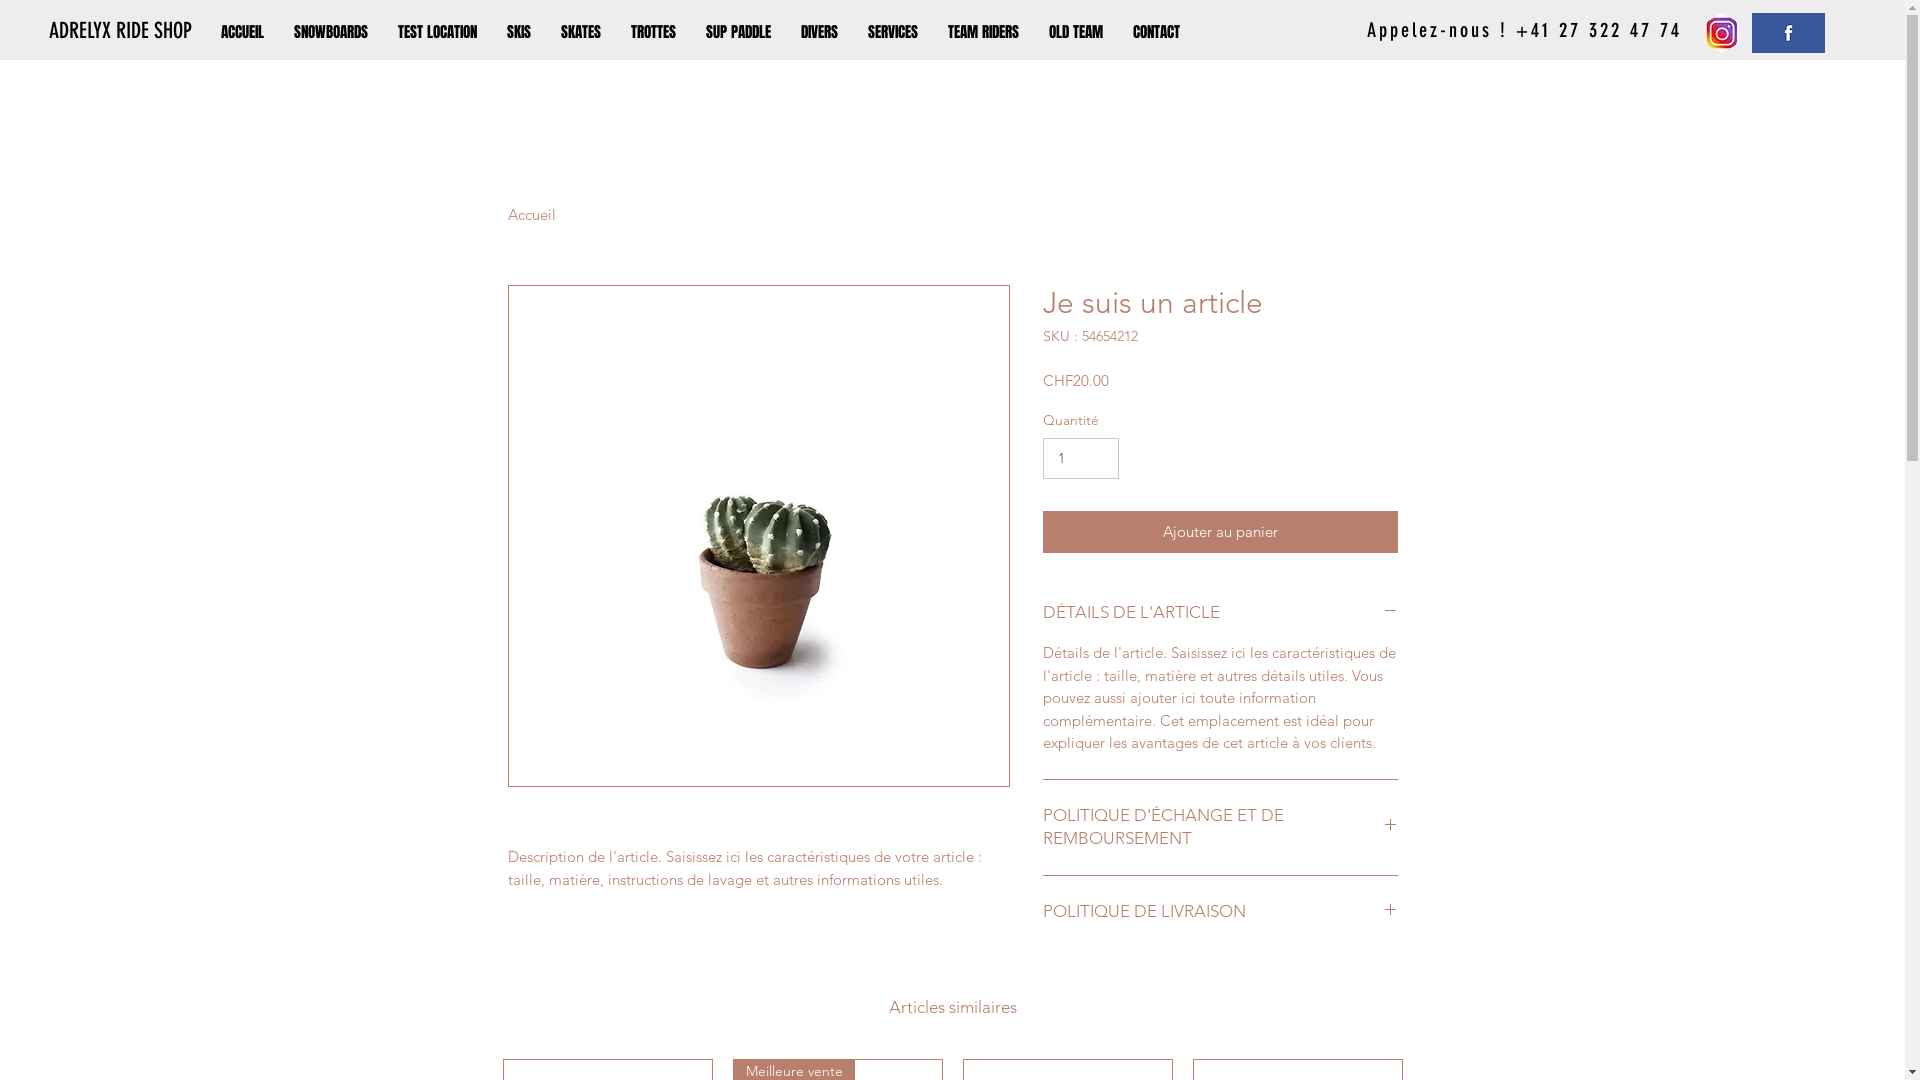 The width and height of the screenshot is (1920, 1080). I want to click on 'SUP PADDLE', so click(737, 31).